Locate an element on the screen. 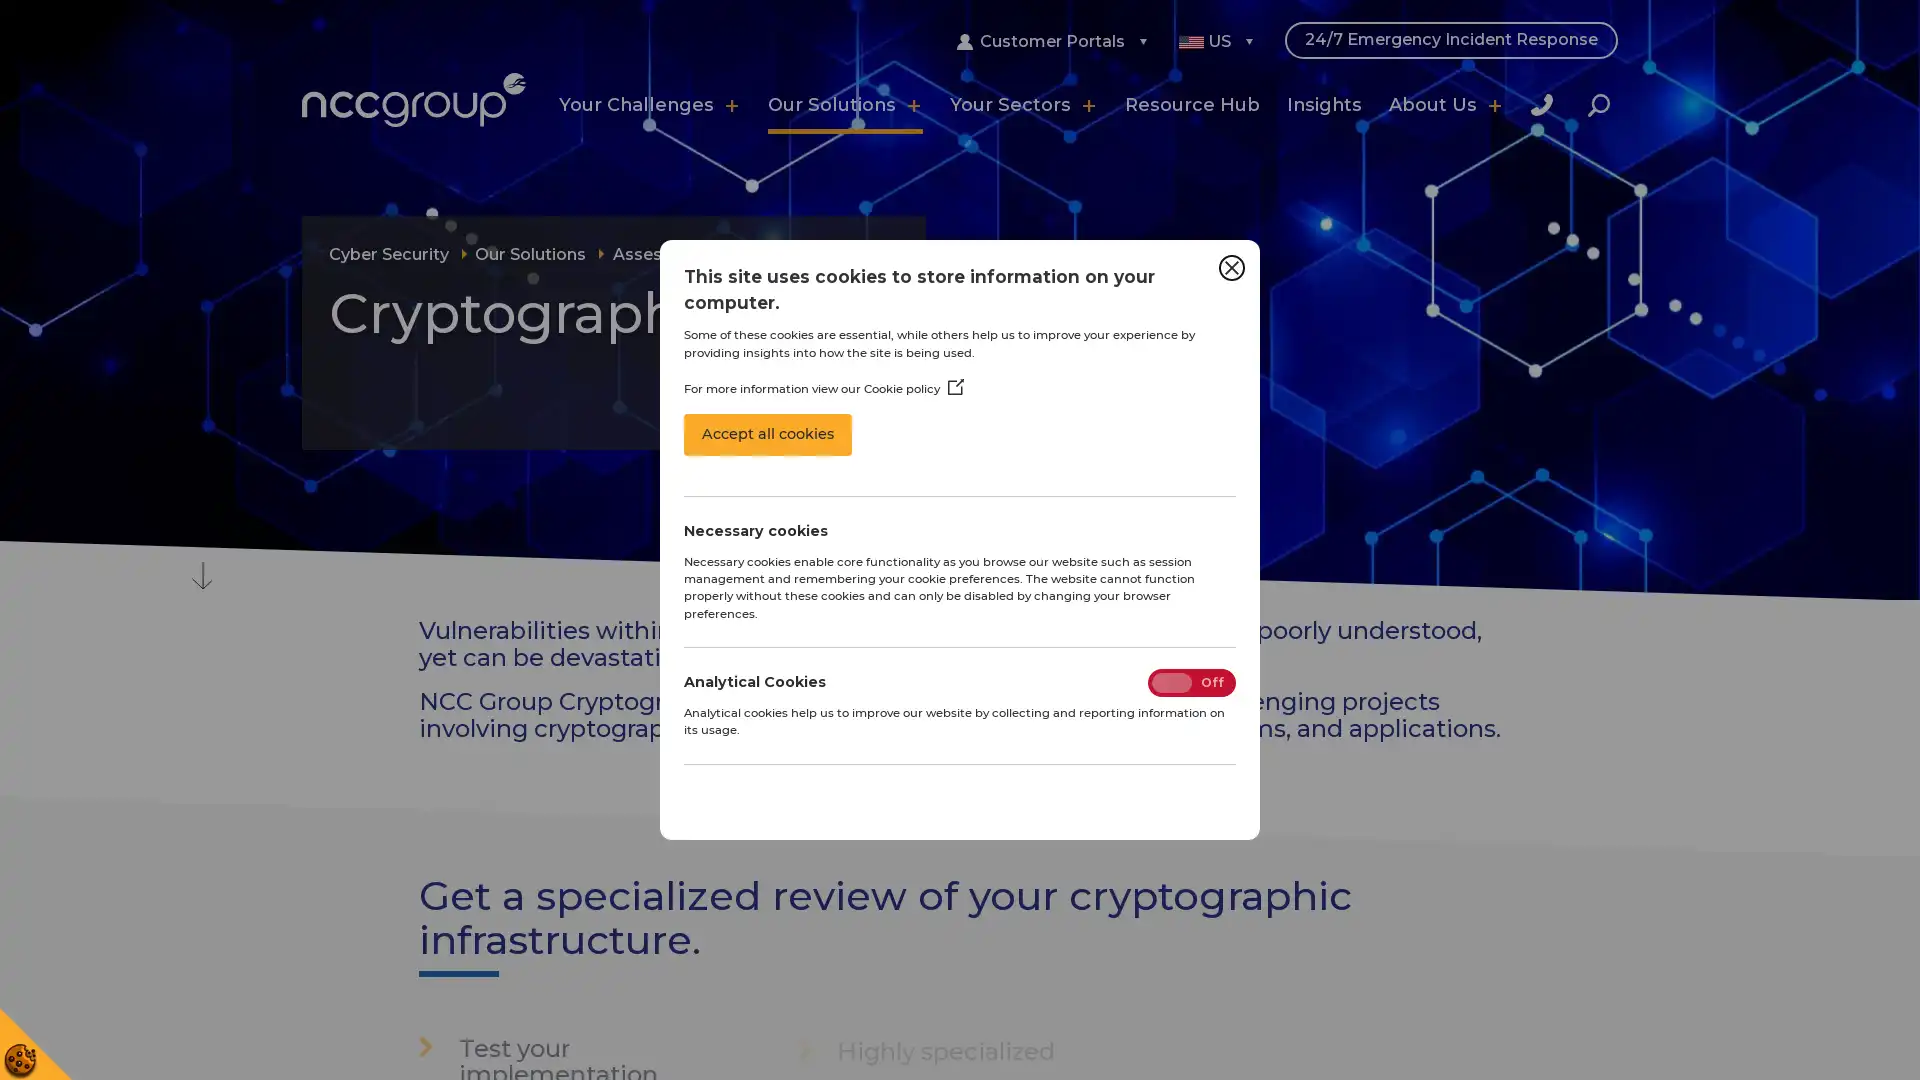 The image size is (1920, 1080). Close Search is located at coordinates (1533, 175).